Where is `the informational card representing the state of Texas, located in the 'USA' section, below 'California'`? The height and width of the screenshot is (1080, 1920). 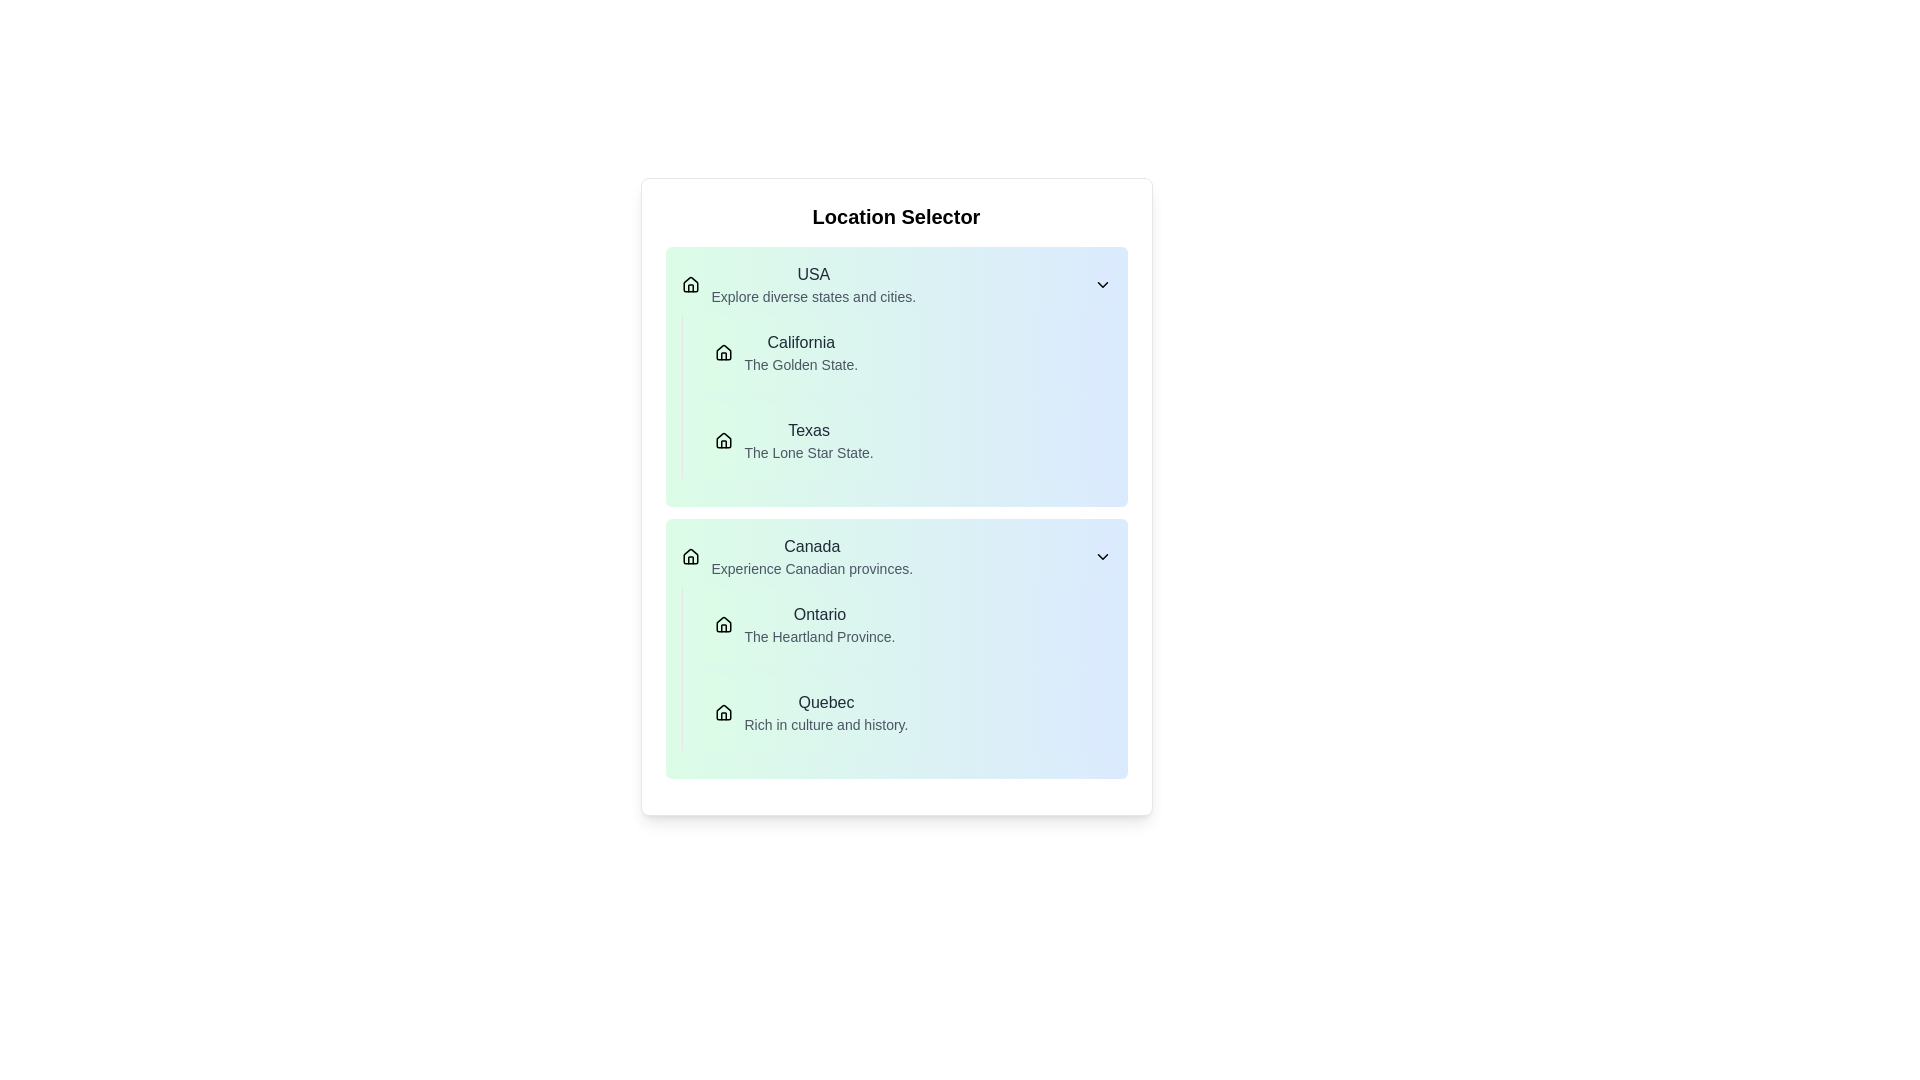
the informational card representing the state of Texas, located in the 'USA' section, below 'California' is located at coordinates (904, 439).